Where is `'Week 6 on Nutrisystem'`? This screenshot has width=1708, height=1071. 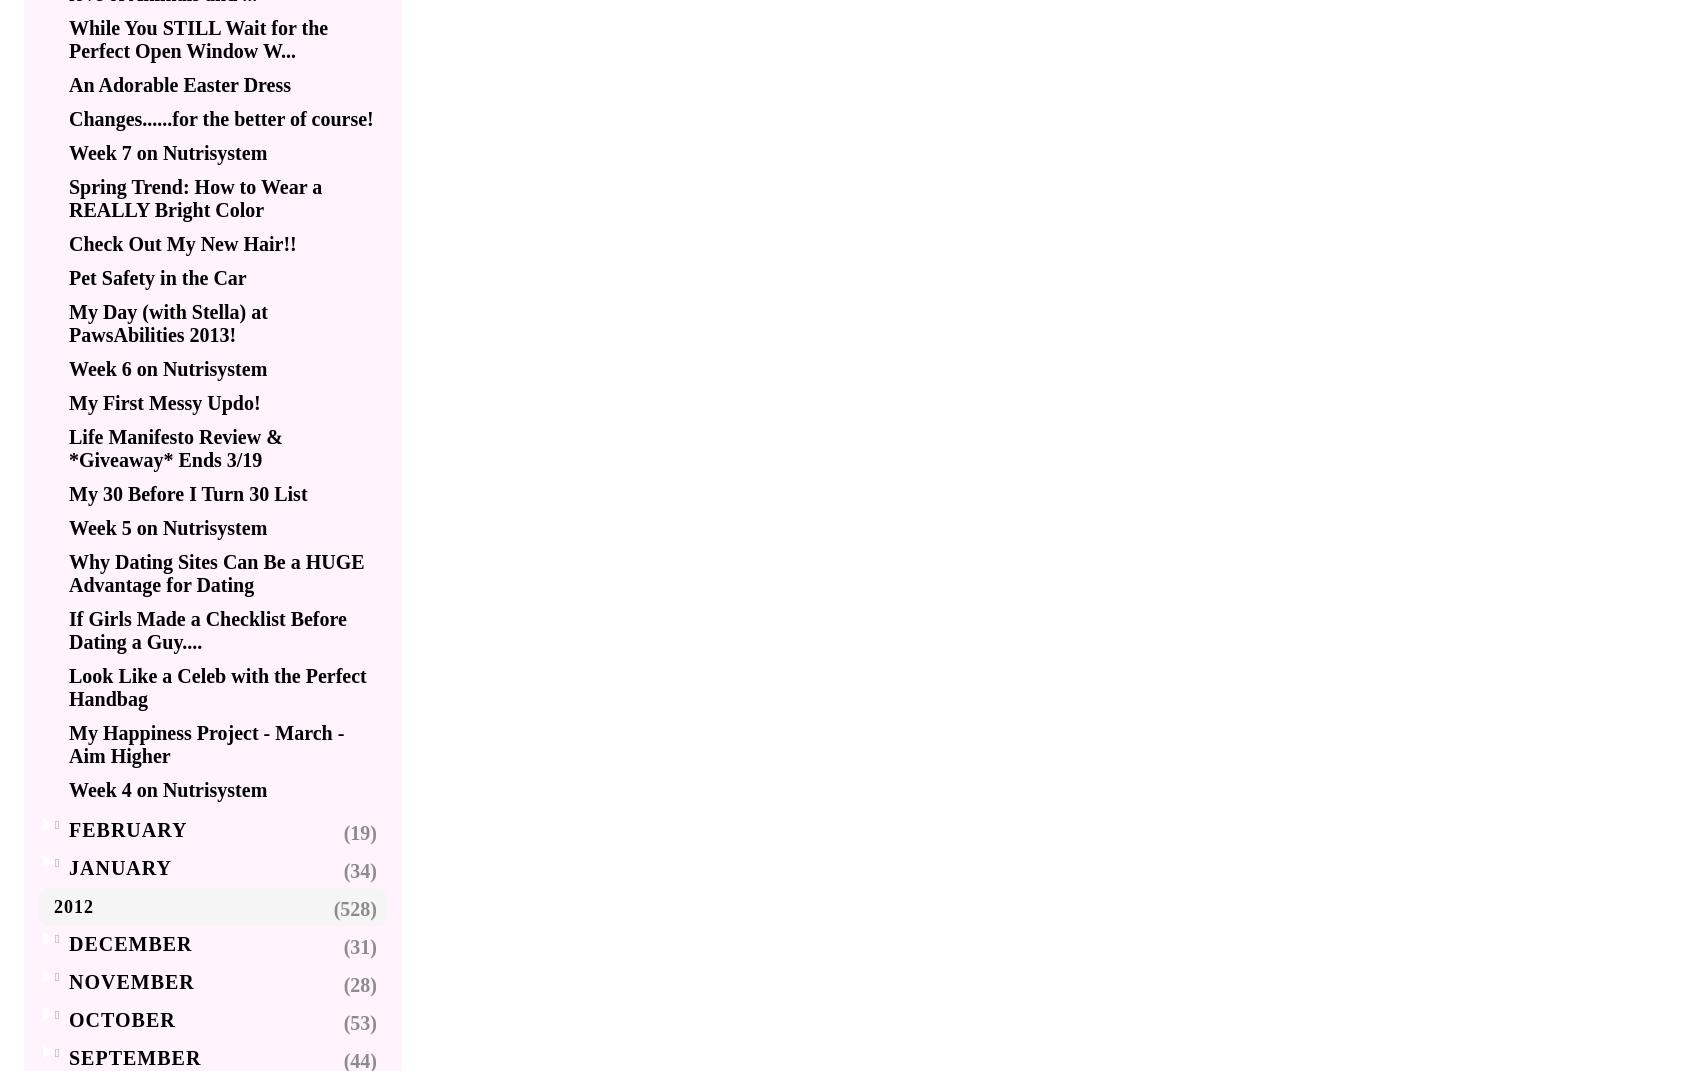
'Week 6 on Nutrisystem' is located at coordinates (168, 367).